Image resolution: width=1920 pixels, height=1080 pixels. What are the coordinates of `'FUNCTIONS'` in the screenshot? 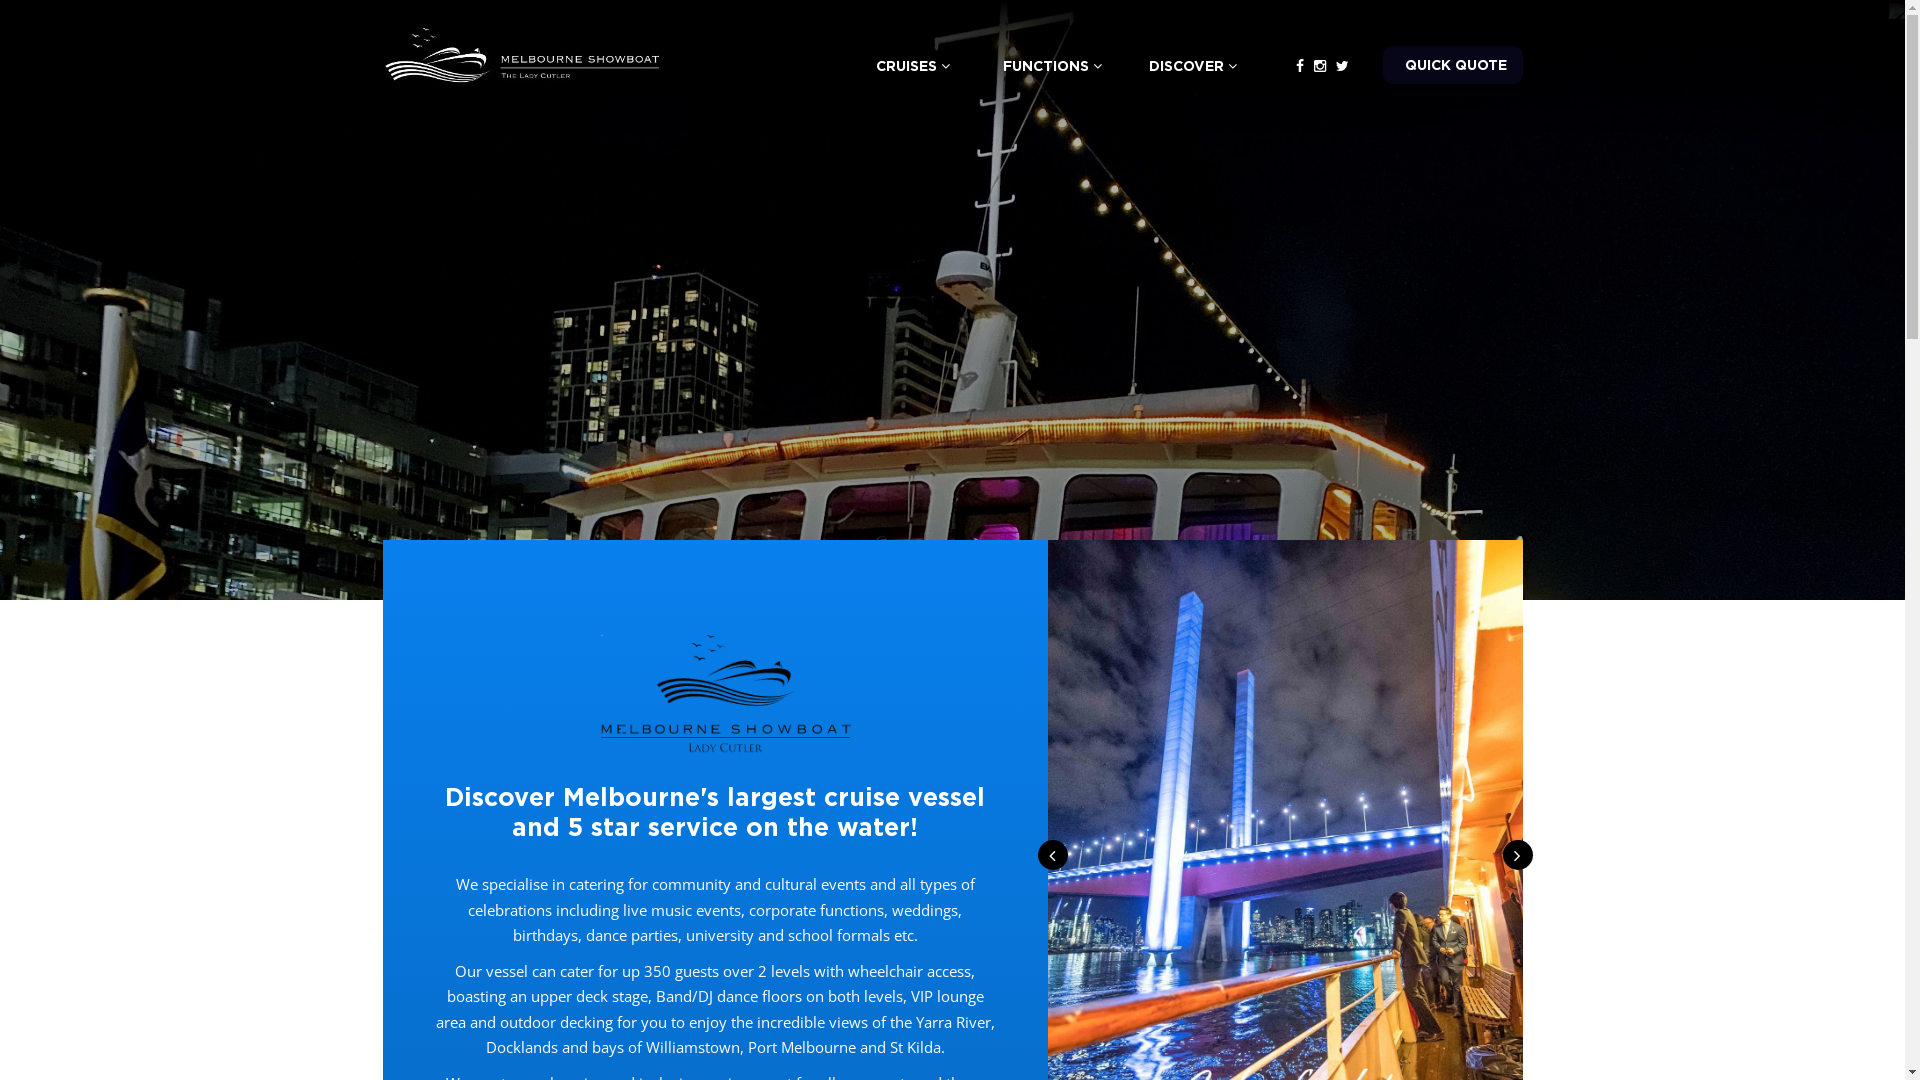 It's located at (1050, 64).